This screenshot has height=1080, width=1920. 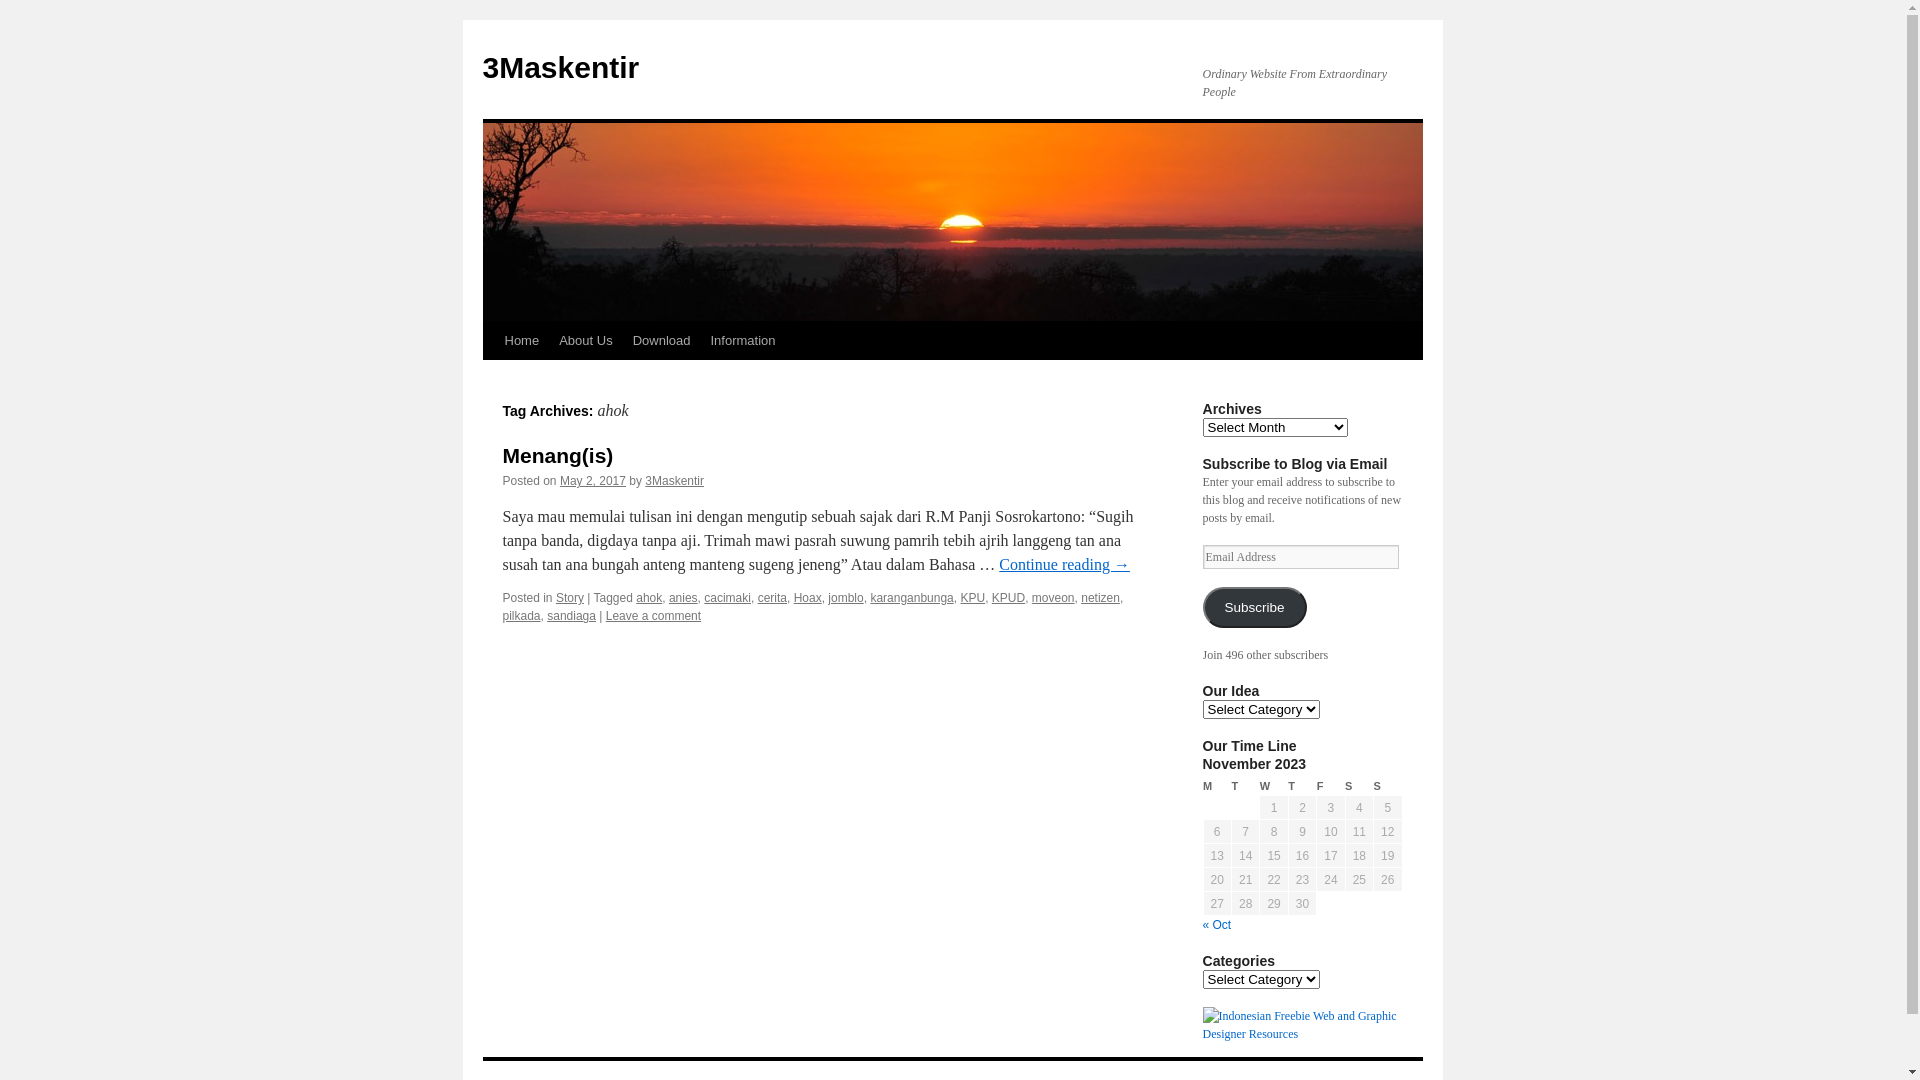 What do you see at coordinates (502, 455) in the screenshot?
I see `'Menang(is)'` at bounding box center [502, 455].